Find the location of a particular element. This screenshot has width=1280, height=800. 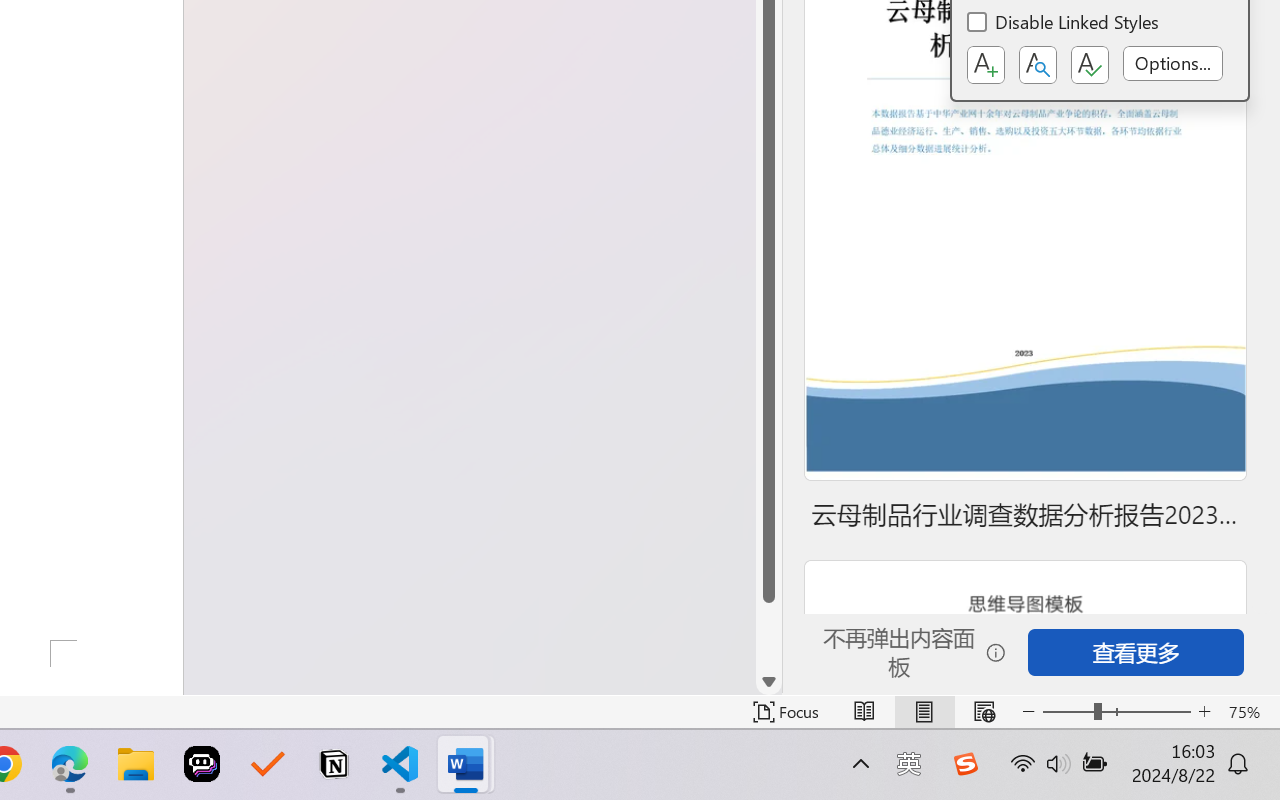

'Class: Image' is located at coordinates (965, 764).